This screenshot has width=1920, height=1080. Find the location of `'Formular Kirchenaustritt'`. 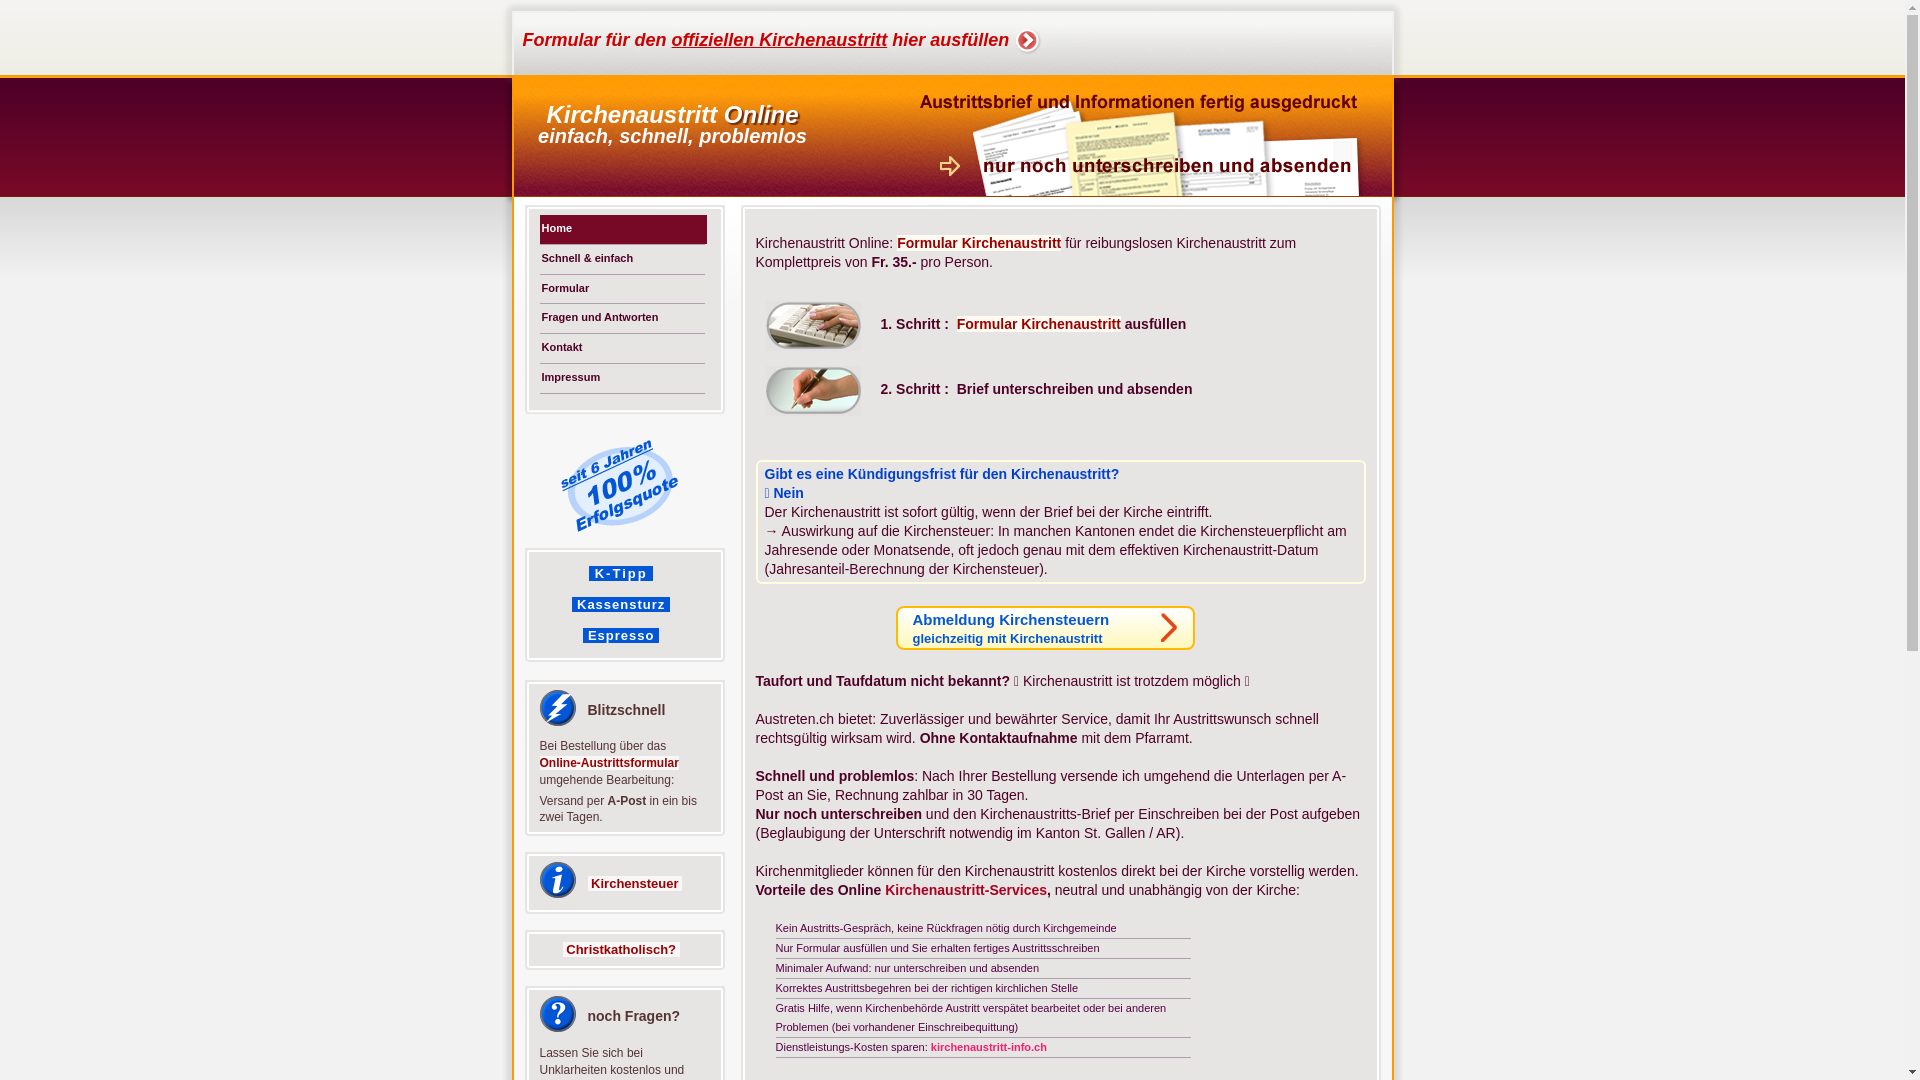

'Formular Kirchenaustritt' is located at coordinates (1038, 323).